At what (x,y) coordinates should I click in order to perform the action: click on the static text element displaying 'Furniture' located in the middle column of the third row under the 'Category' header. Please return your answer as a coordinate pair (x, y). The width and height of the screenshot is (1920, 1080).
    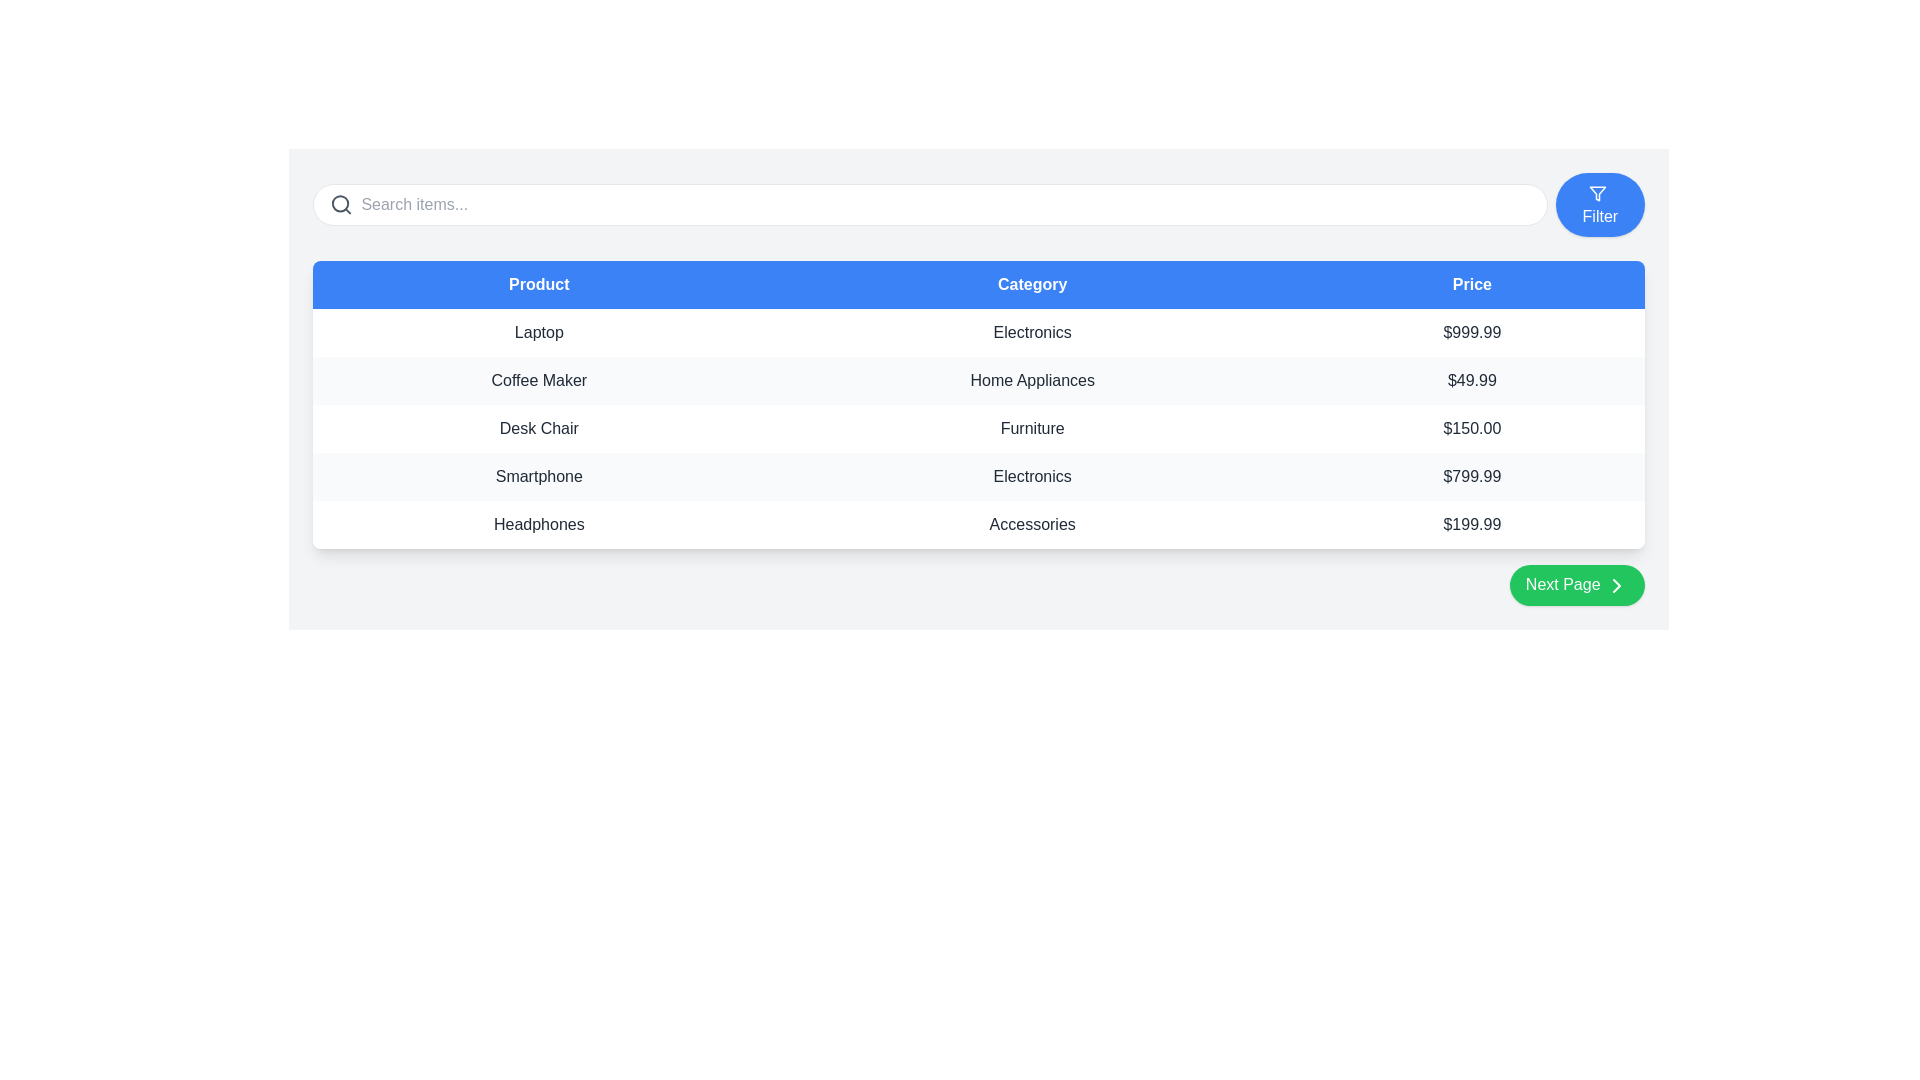
    Looking at the image, I should click on (1032, 427).